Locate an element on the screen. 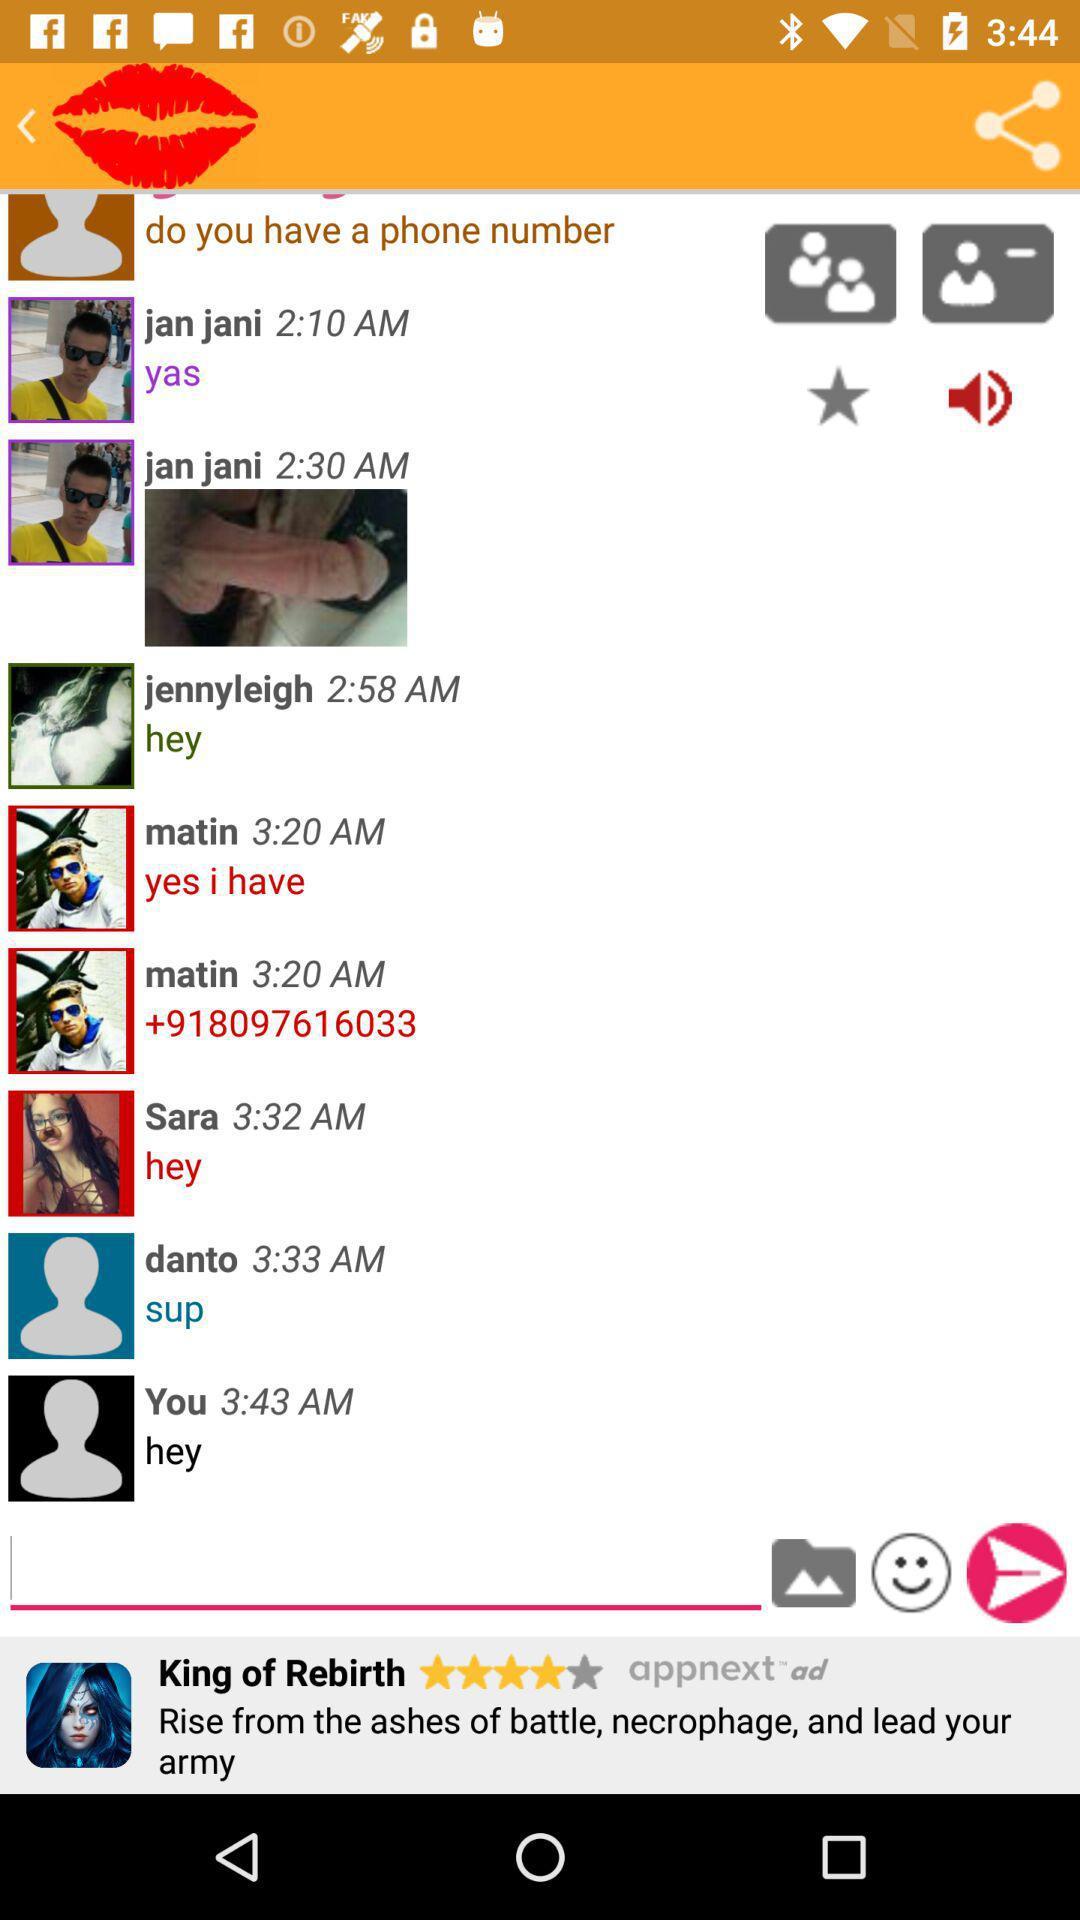  icon above the rise from the is located at coordinates (1016, 1572).